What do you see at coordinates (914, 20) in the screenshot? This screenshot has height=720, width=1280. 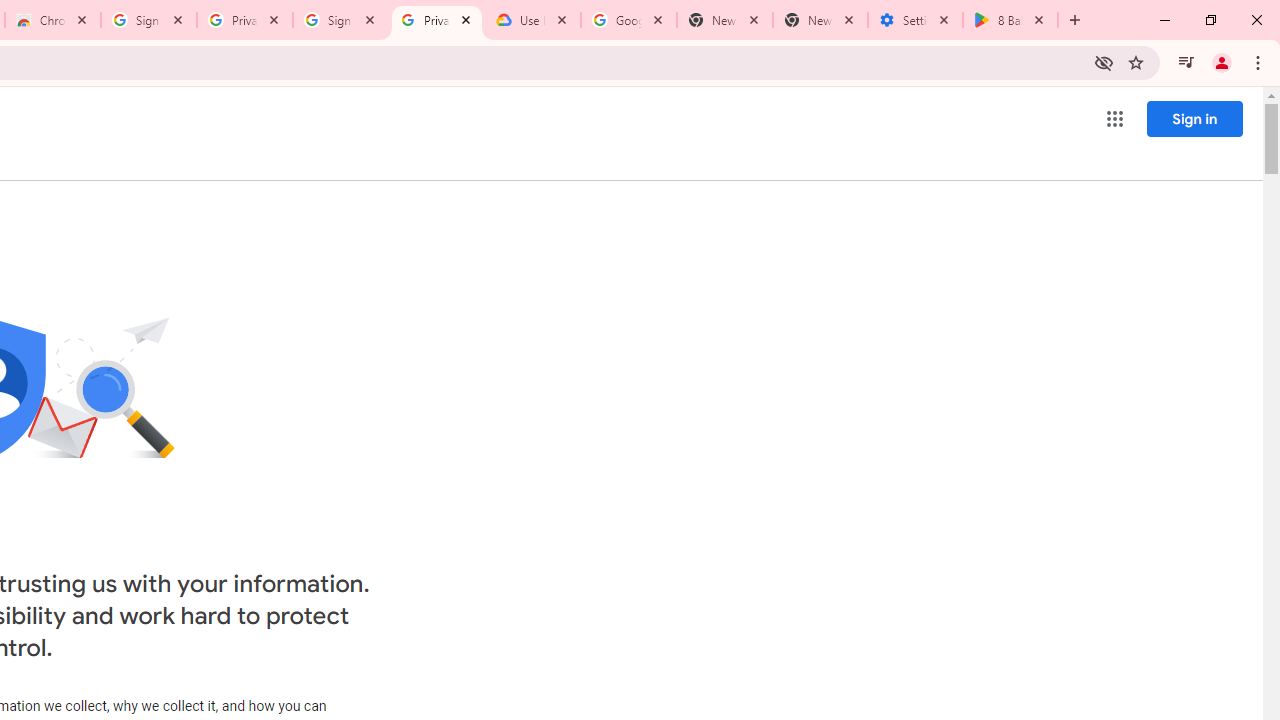 I see `'Settings - System'` at bounding box center [914, 20].